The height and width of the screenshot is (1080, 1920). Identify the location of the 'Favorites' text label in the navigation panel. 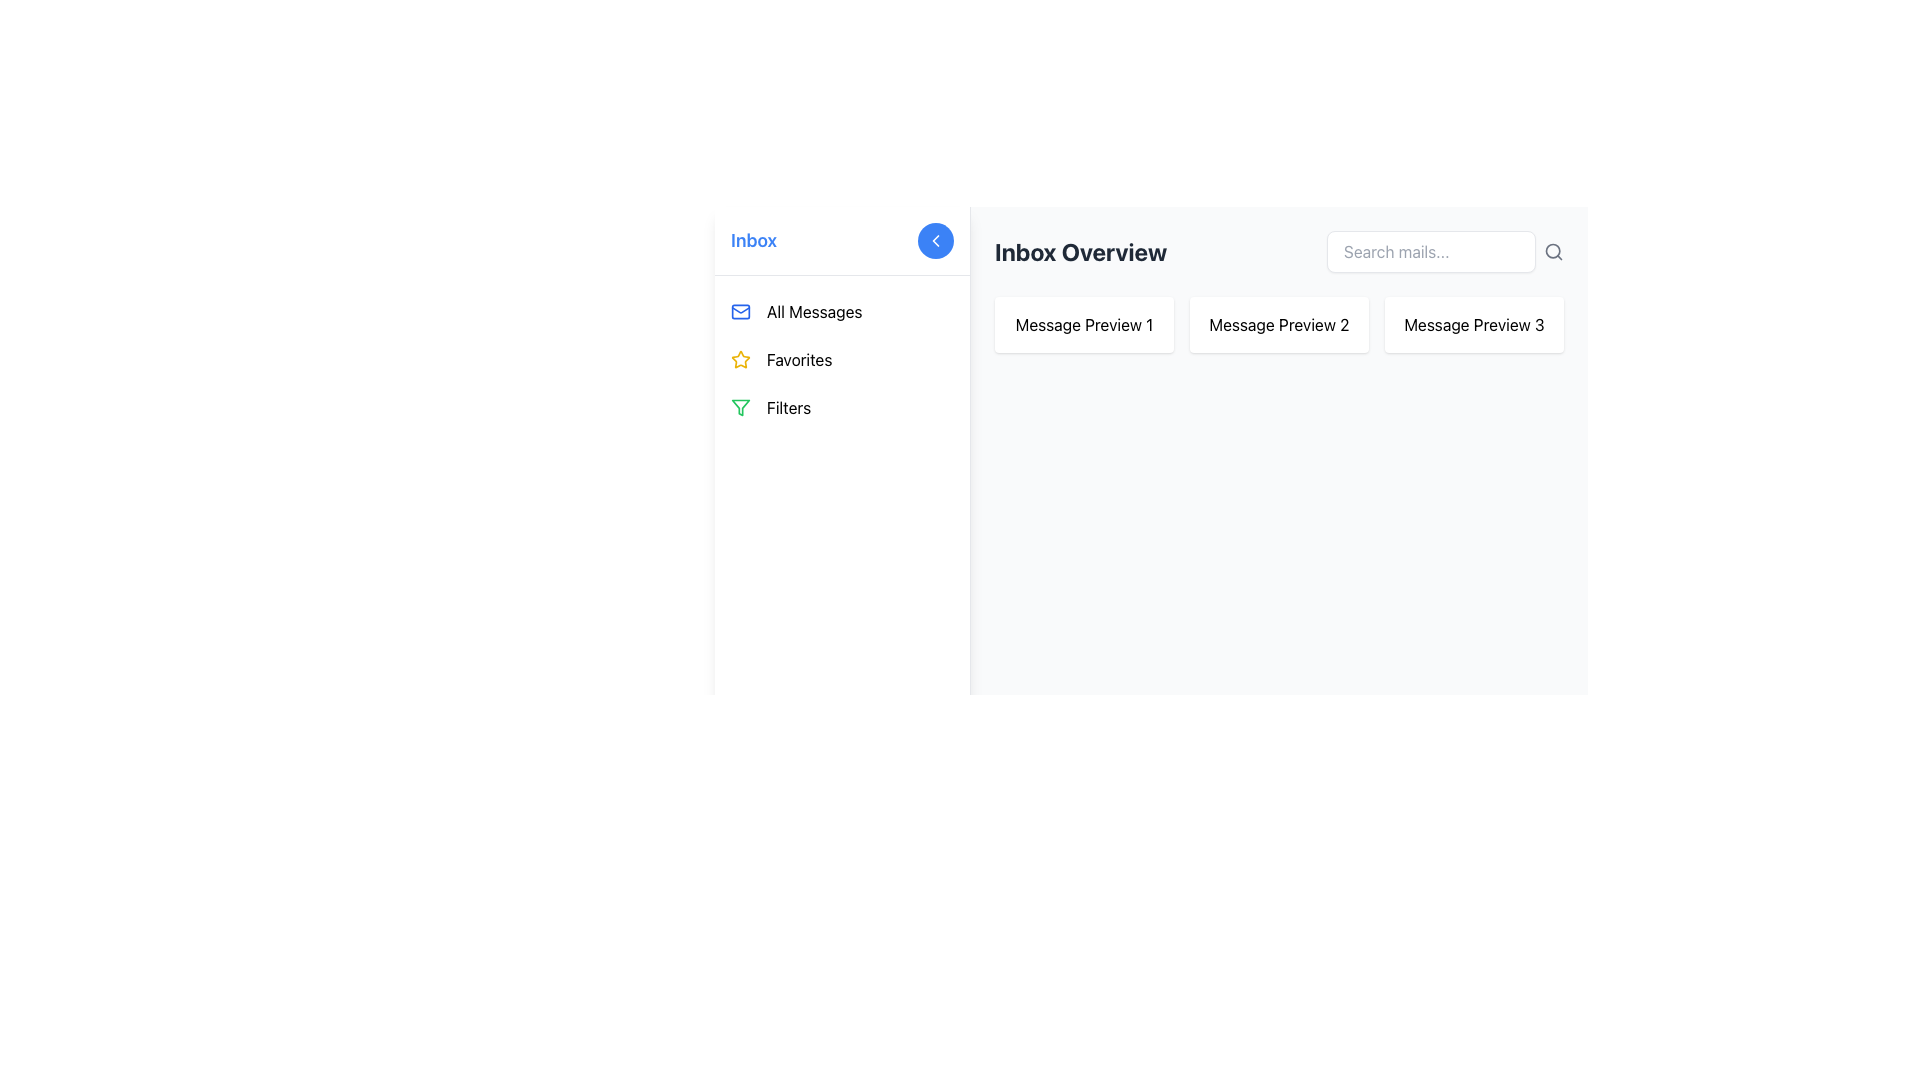
(798, 358).